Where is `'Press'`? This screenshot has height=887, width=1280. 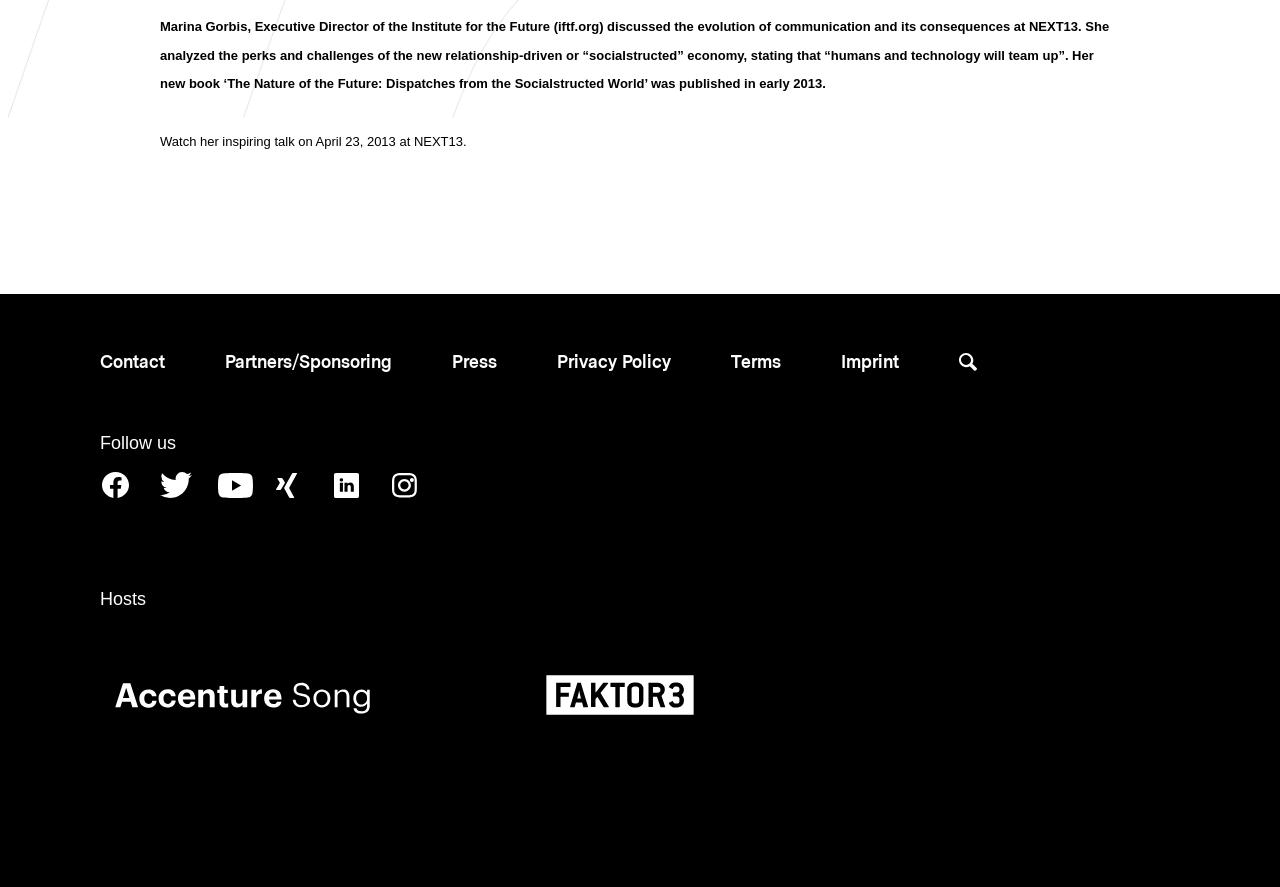
'Press' is located at coordinates (473, 359).